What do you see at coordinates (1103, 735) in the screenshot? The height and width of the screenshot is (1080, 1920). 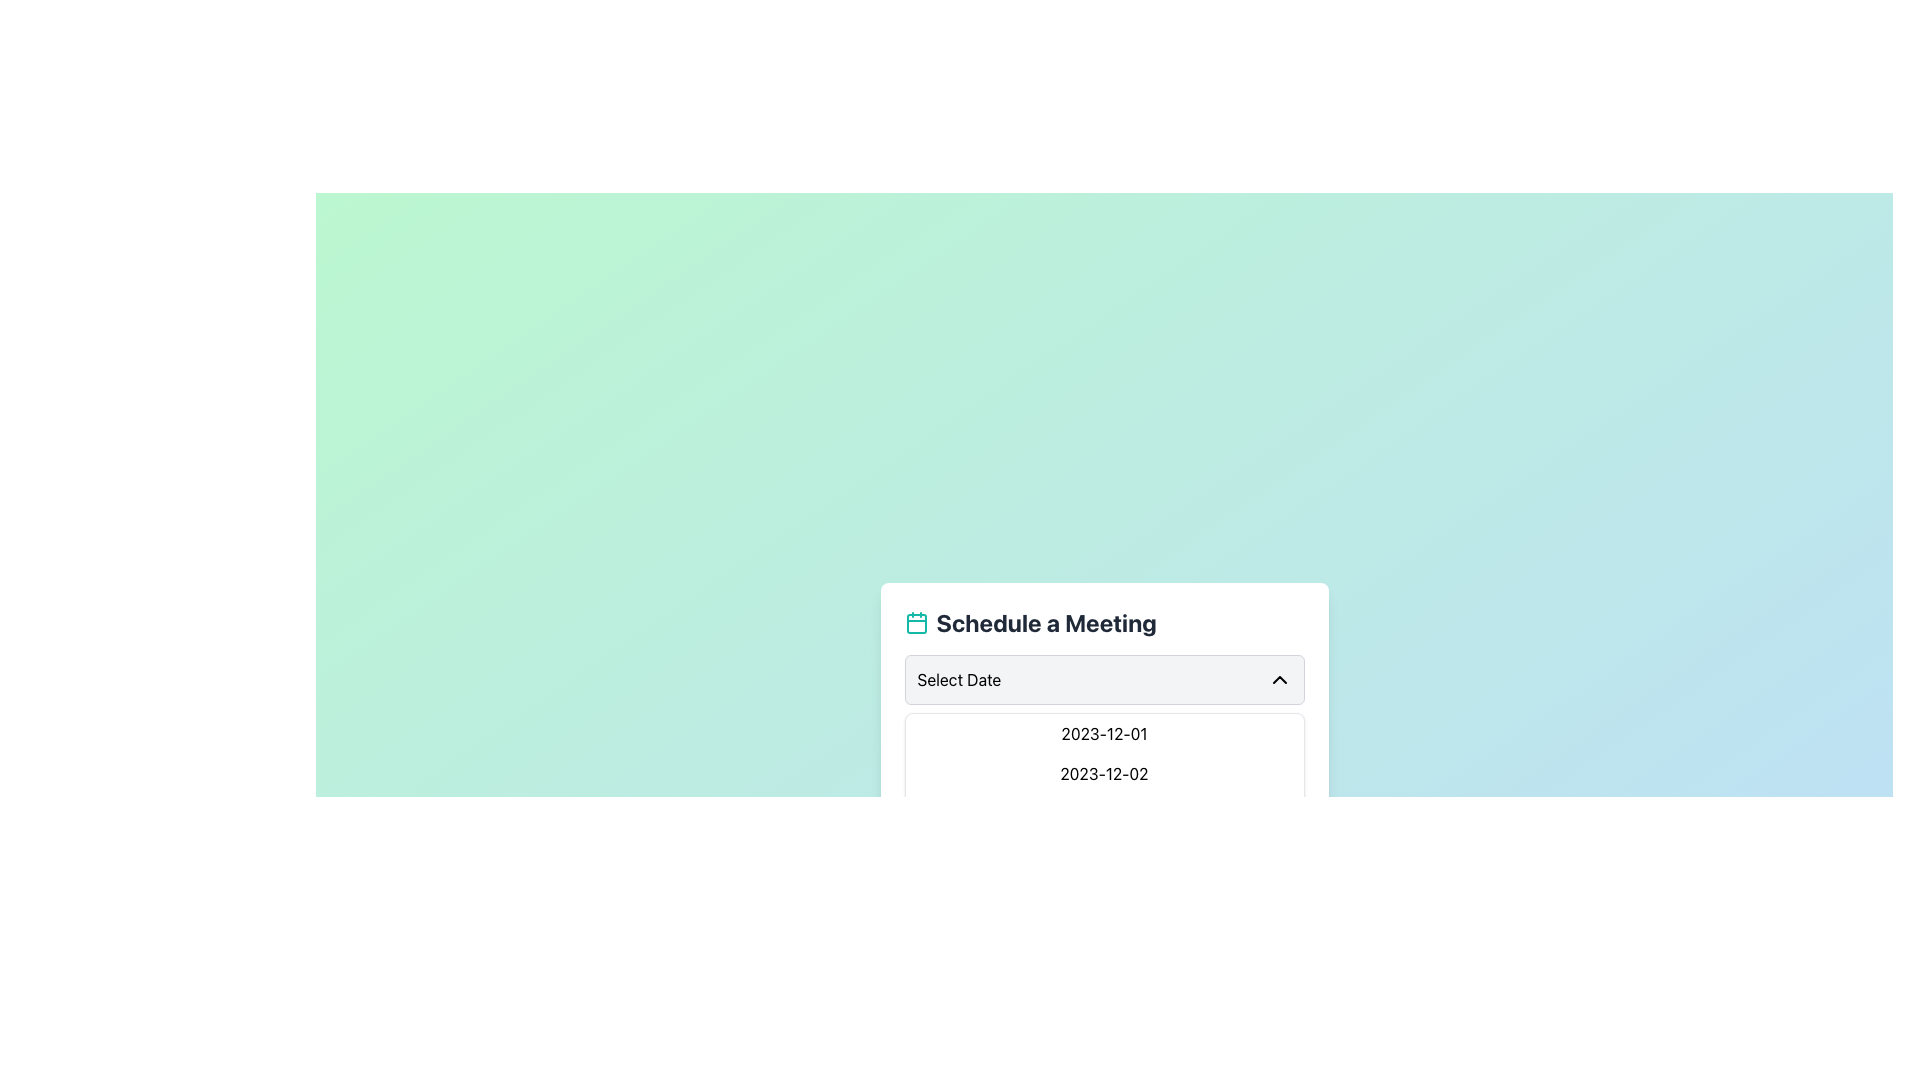 I see `header text element that reads 'Select a Time Slot', which is styled with a large font size and bold weight, positioned above the time options` at bounding box center [1103, 735].